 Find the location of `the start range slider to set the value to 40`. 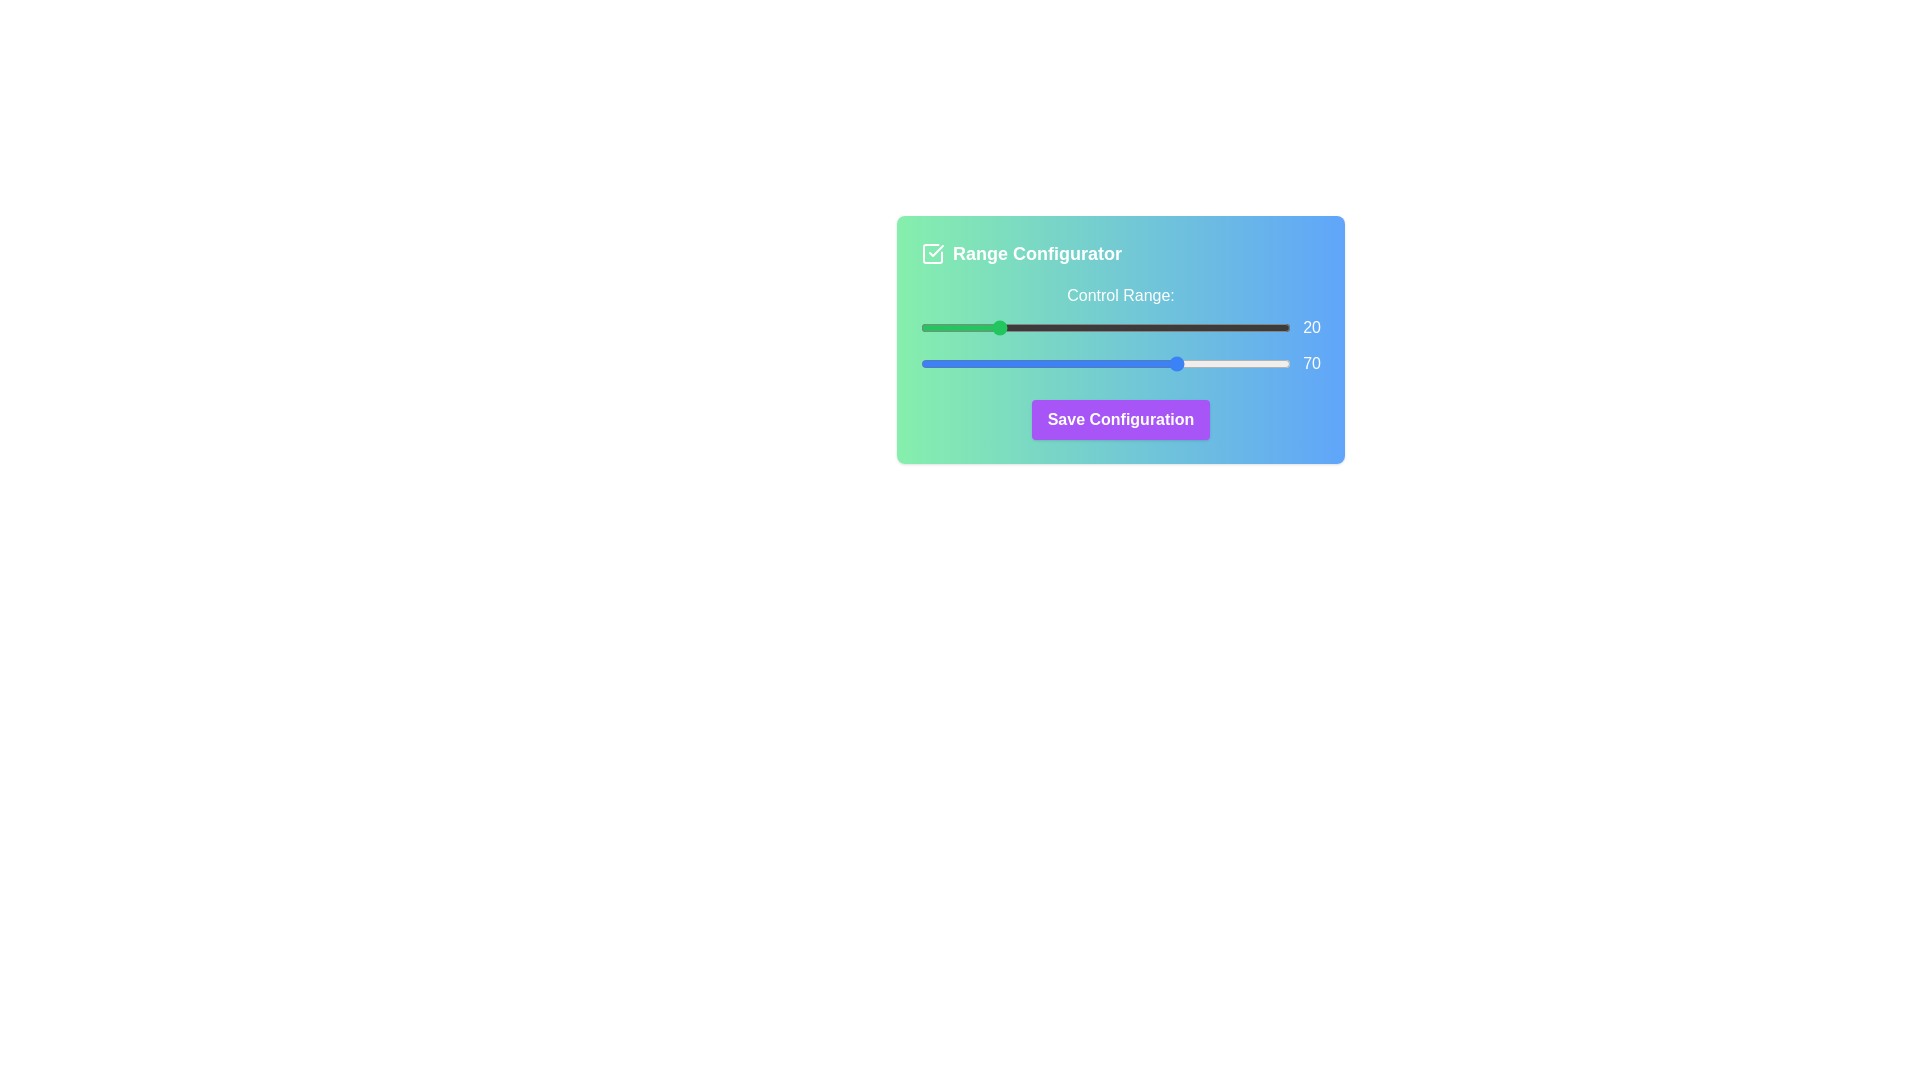

the start range slider to set the value to 40 is located at coordinates (1068, 326).